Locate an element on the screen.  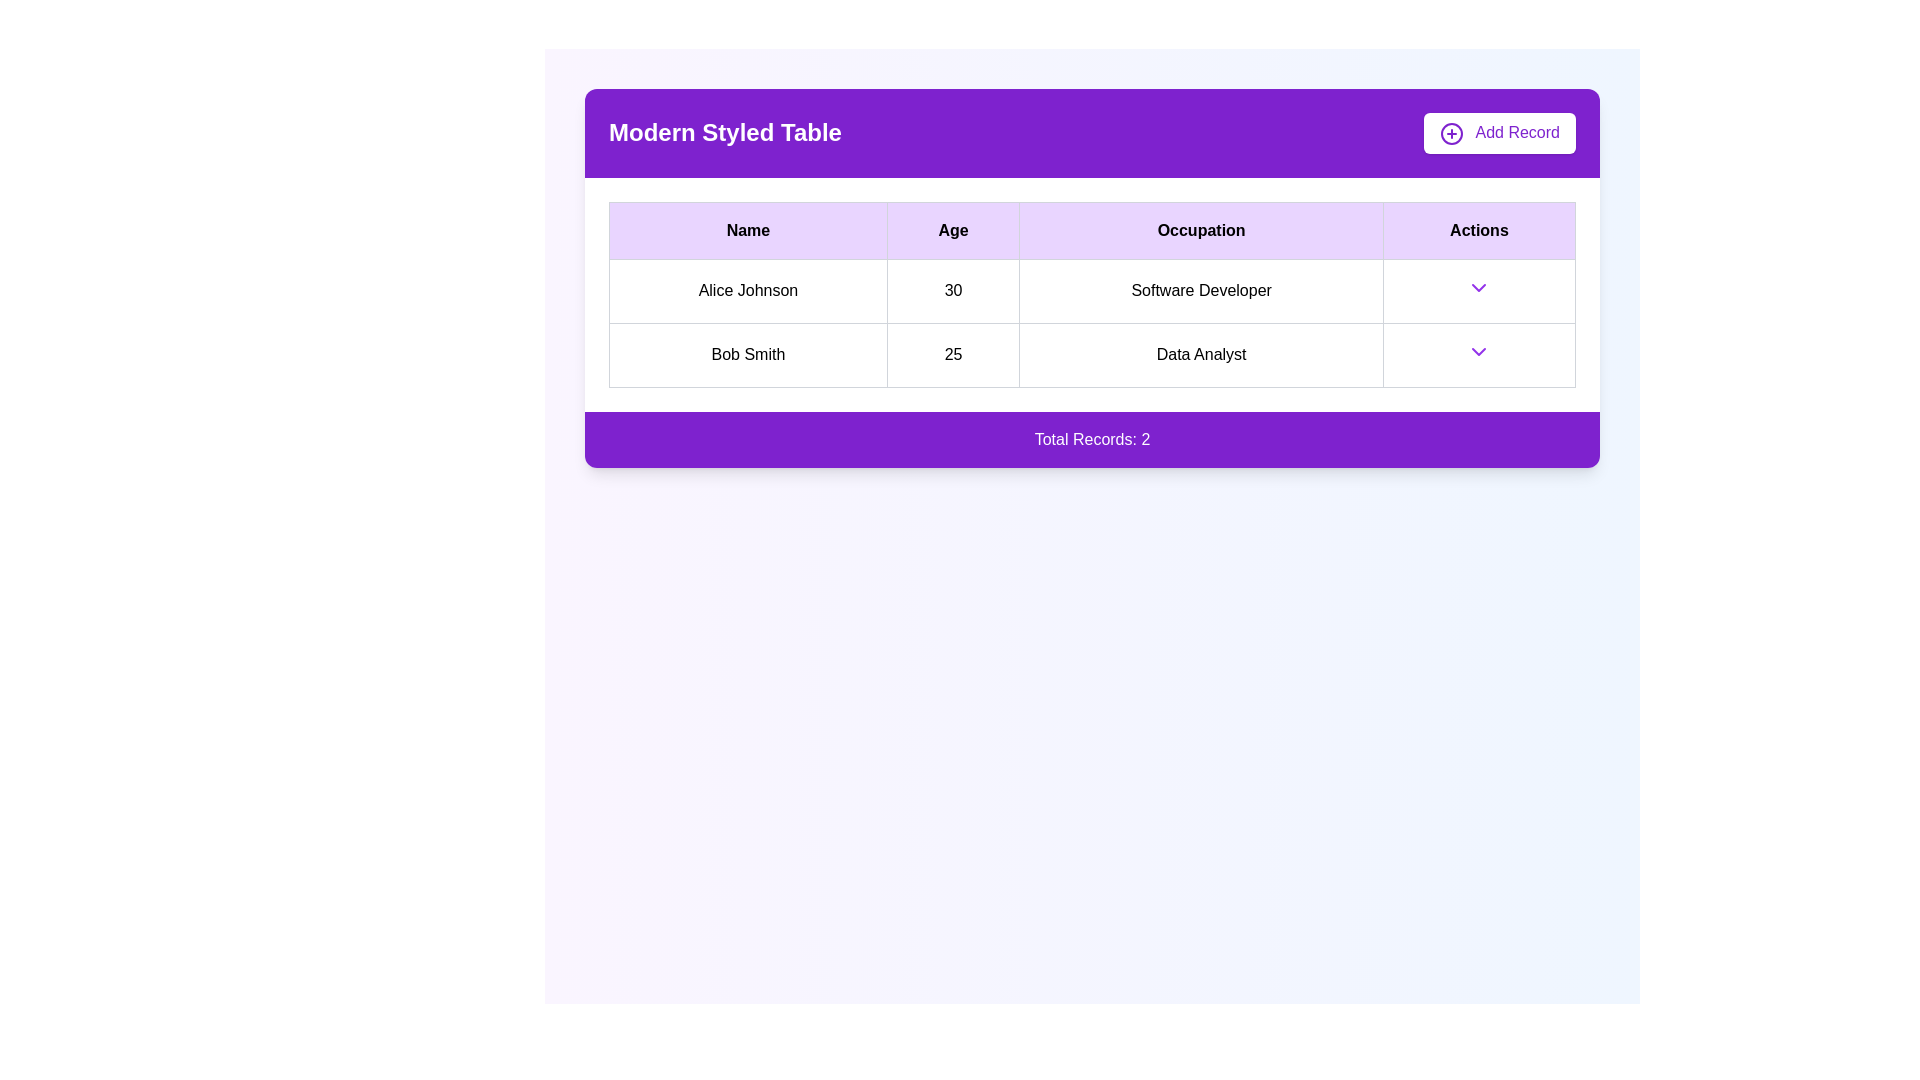
the text displaying 'Software Developer' which is centered in a rectangular space with a gray outline, located in the third cell of the table row under the 'Occupation' header is located at coordinates (1200, 291).